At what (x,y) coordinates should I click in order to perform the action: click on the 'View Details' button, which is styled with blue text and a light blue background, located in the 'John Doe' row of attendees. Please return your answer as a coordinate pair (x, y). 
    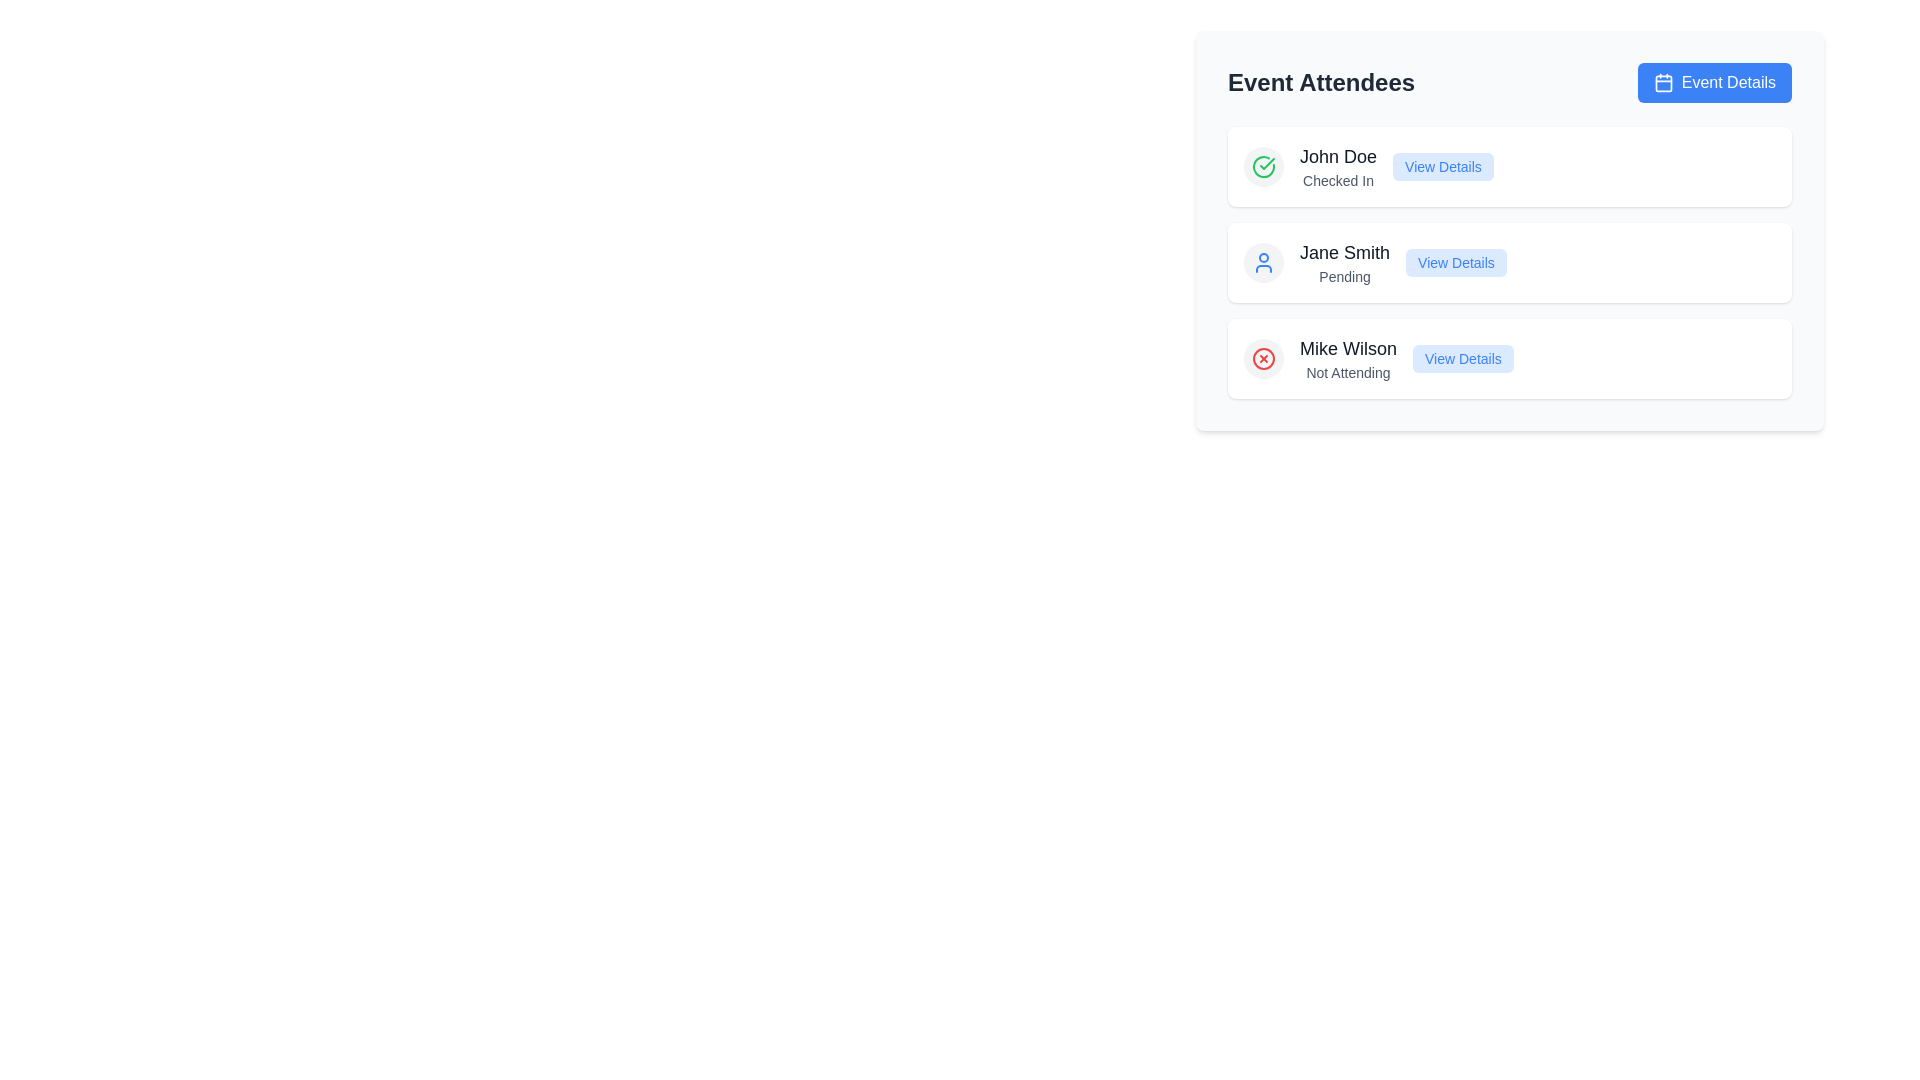
    Looking at the image, I should click on (1443, 165).